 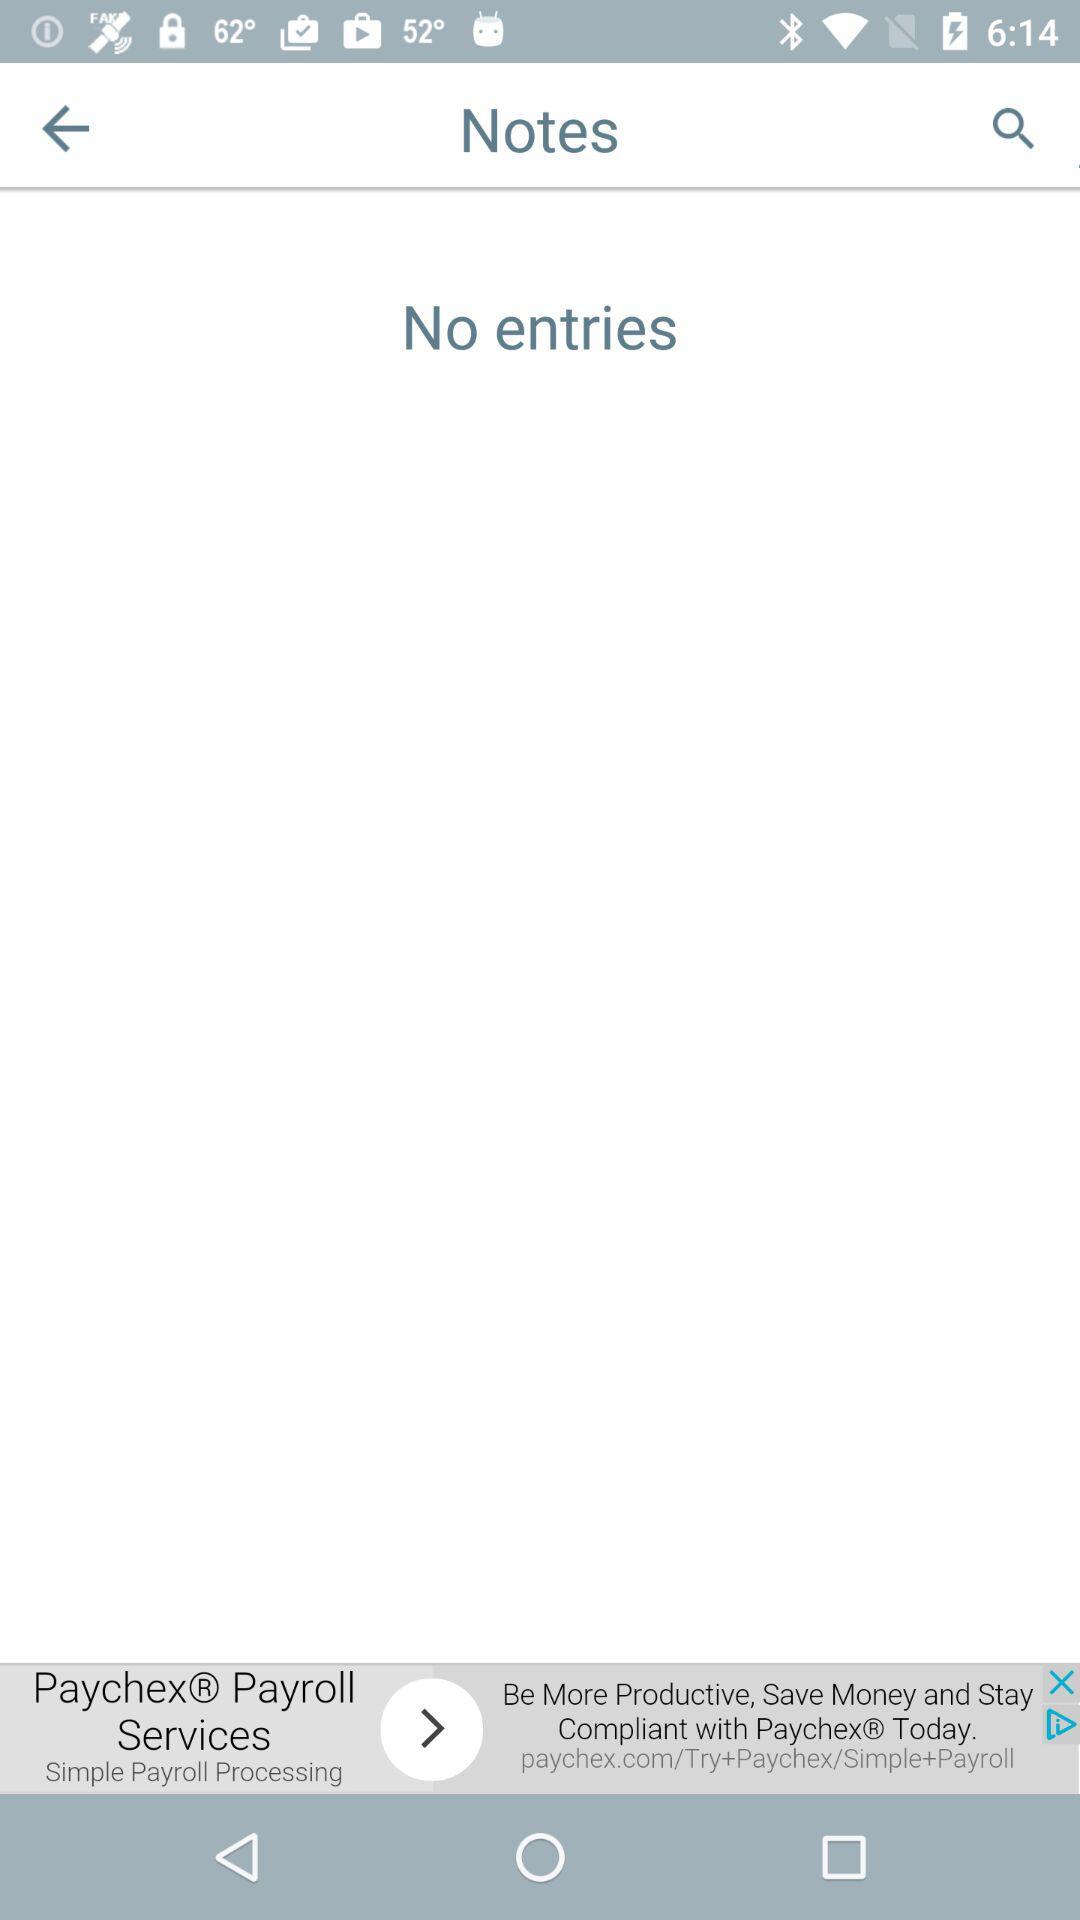 What do you see at coordinates (540, 1727) in the screenshot?
I see `advertisement link` at bounding box center [540, 1727].